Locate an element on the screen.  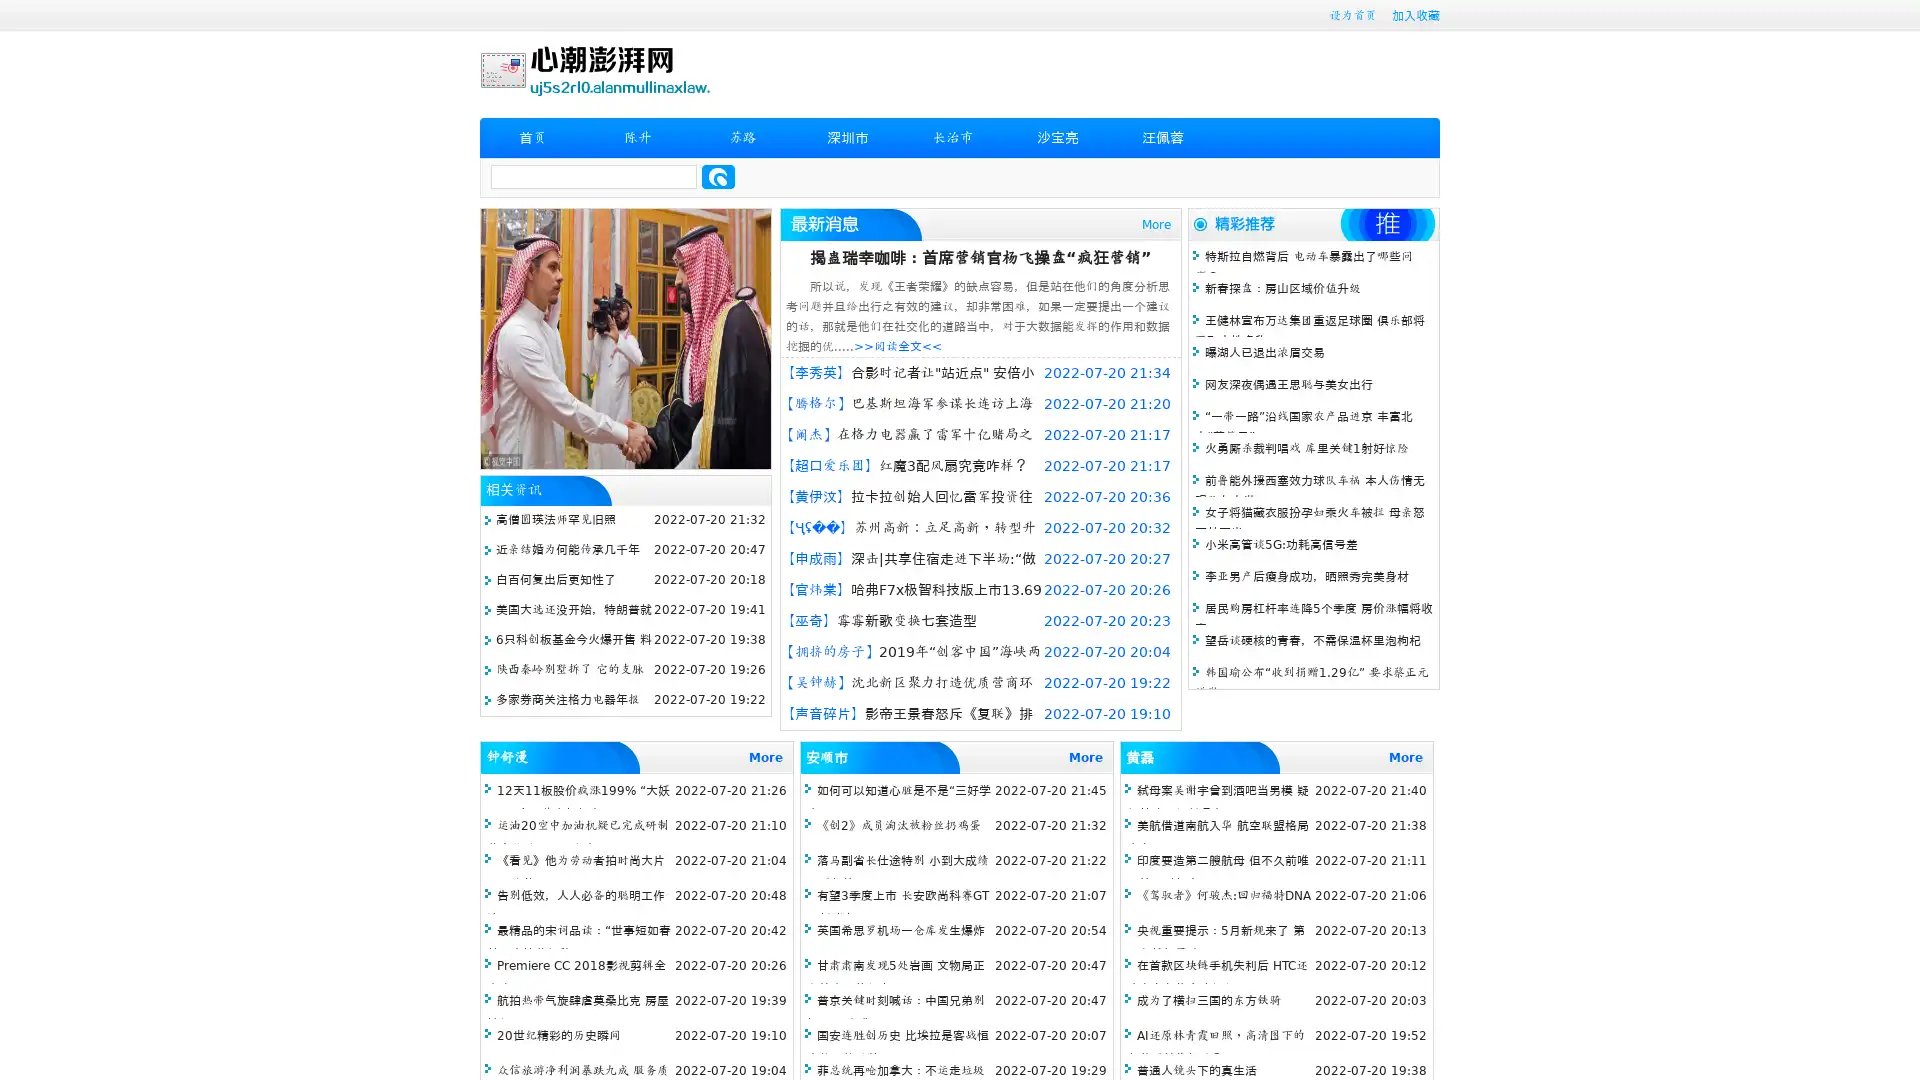
Search is located at coordinates (718, 176).